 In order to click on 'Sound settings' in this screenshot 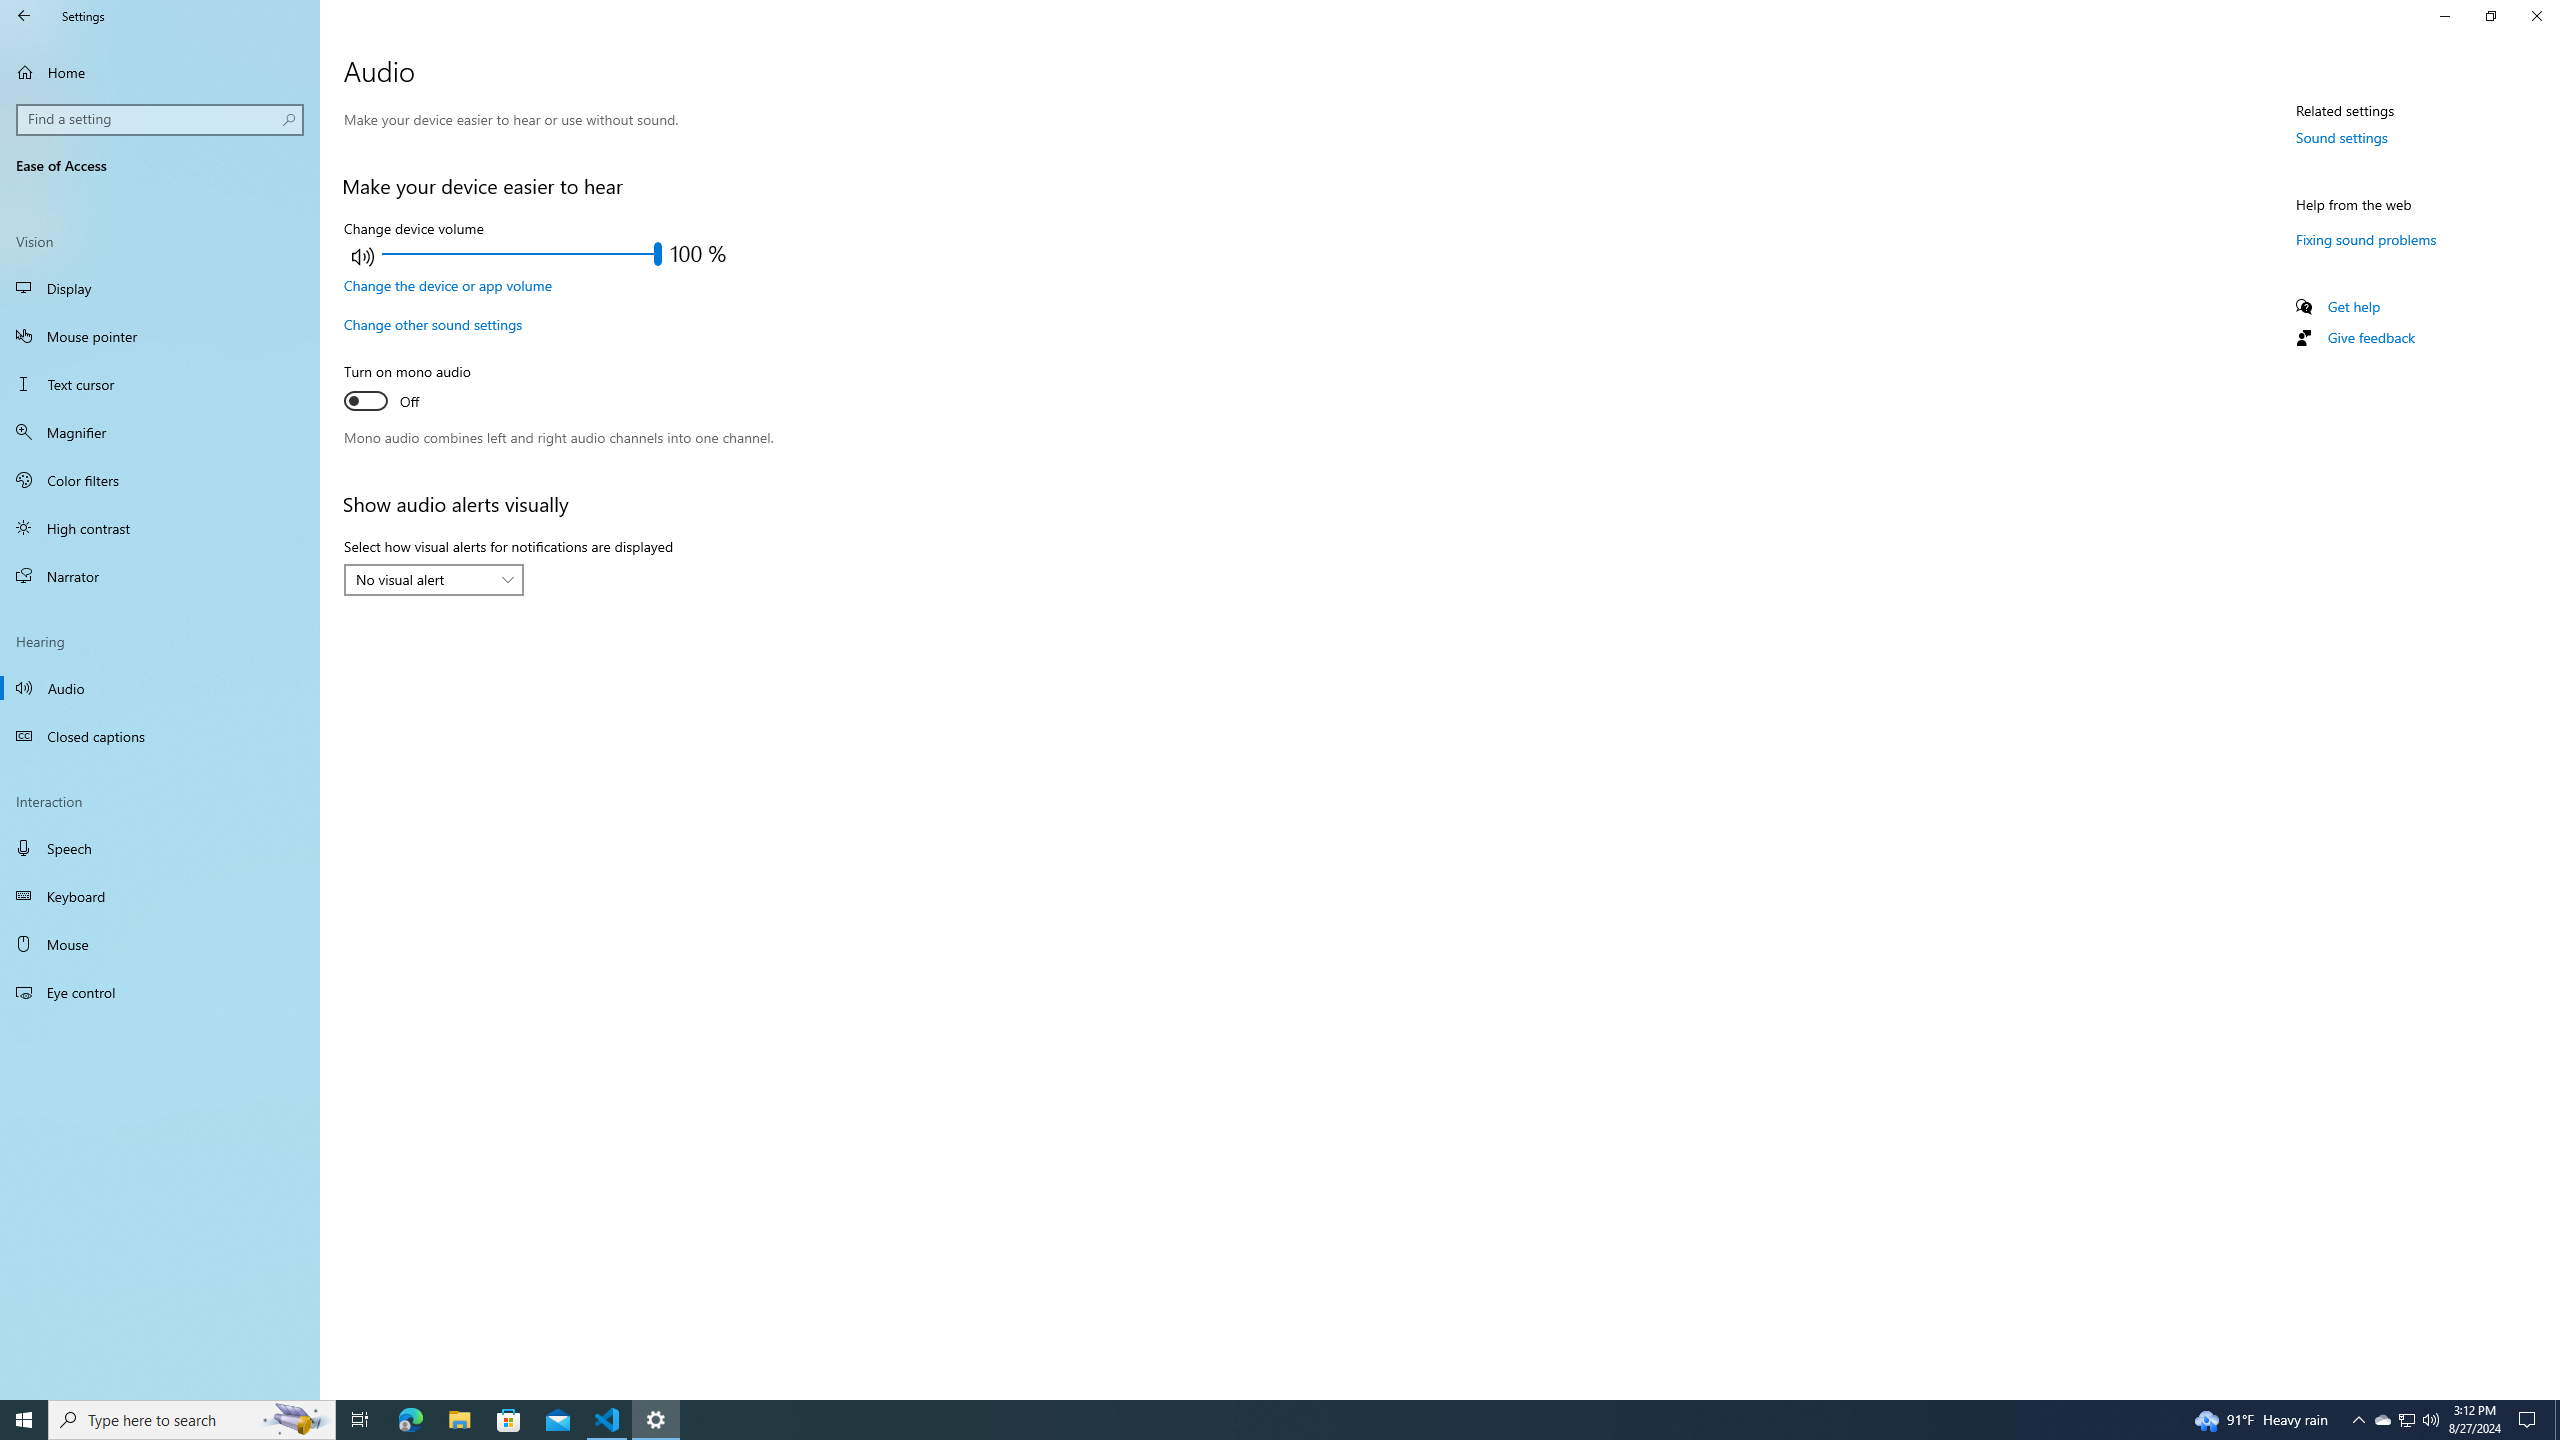, I will do `click(2341, 137)`.